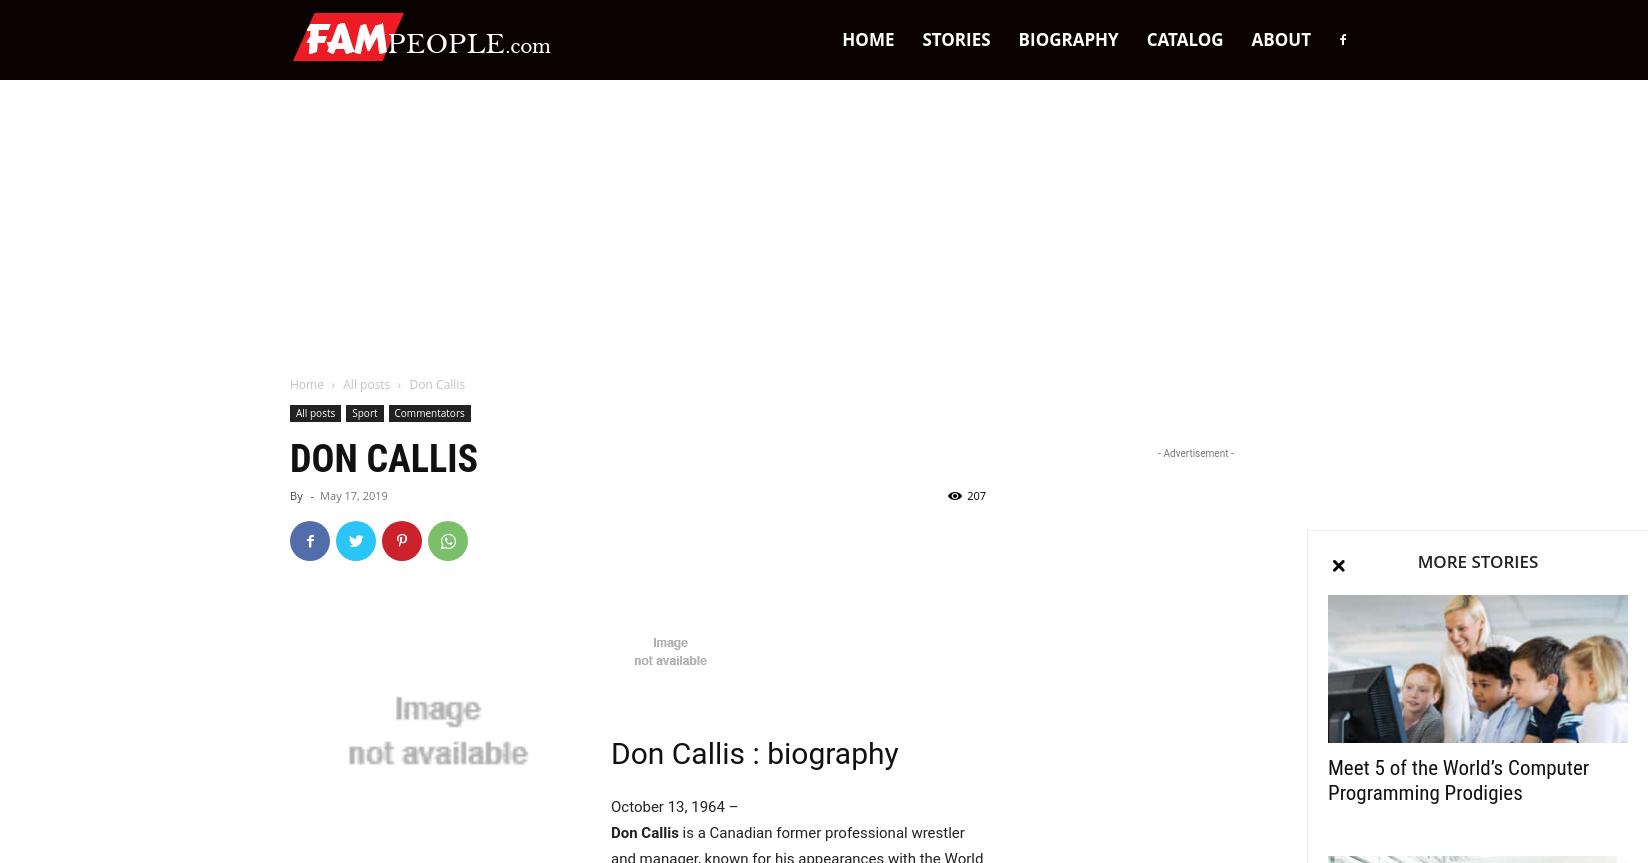 This screenshot has height=863, width=1648. Describe the element at coordinates (393, 413) in the screenshot. I see `'Commentators'` at that location.